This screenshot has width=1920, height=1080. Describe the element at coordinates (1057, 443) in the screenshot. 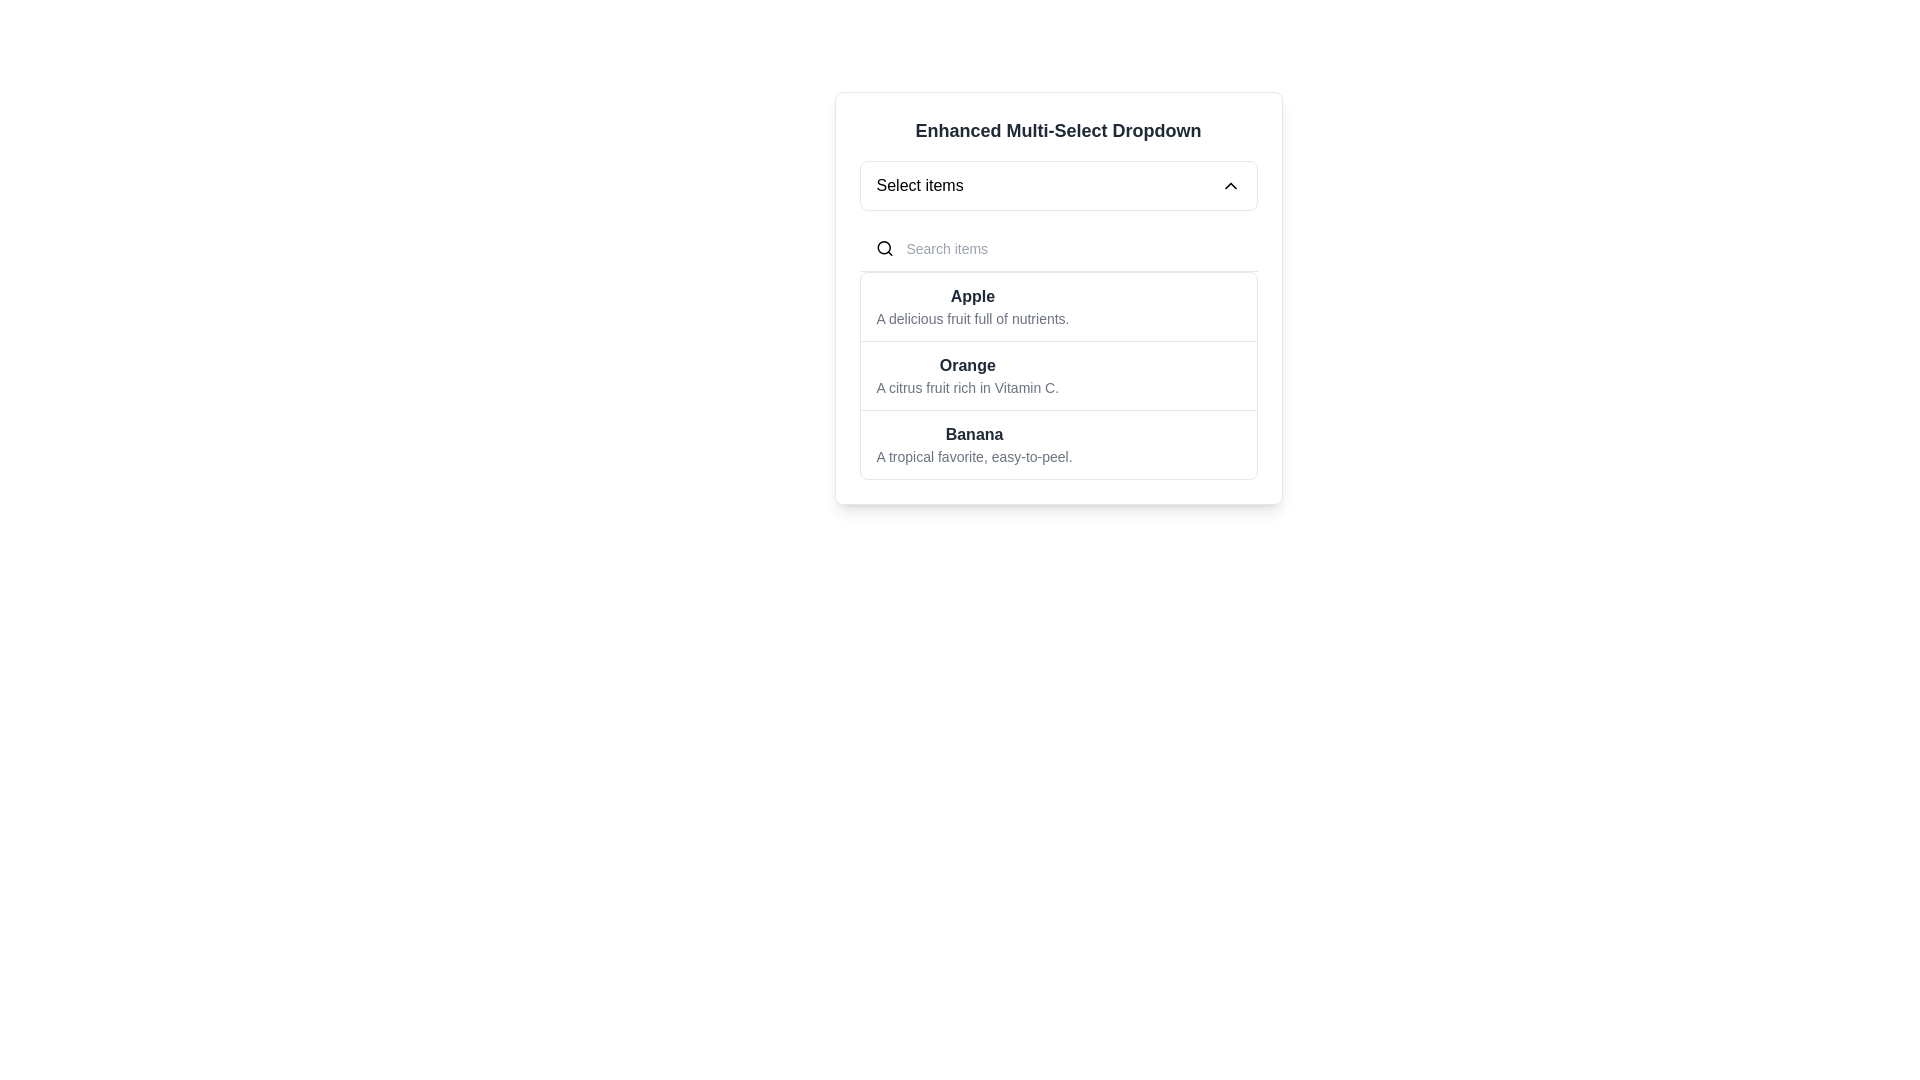

I see `to select the 'Banana' option from the dropdown menu, which is the third item in the list below 'Apple' and 'Orange'` at that location.